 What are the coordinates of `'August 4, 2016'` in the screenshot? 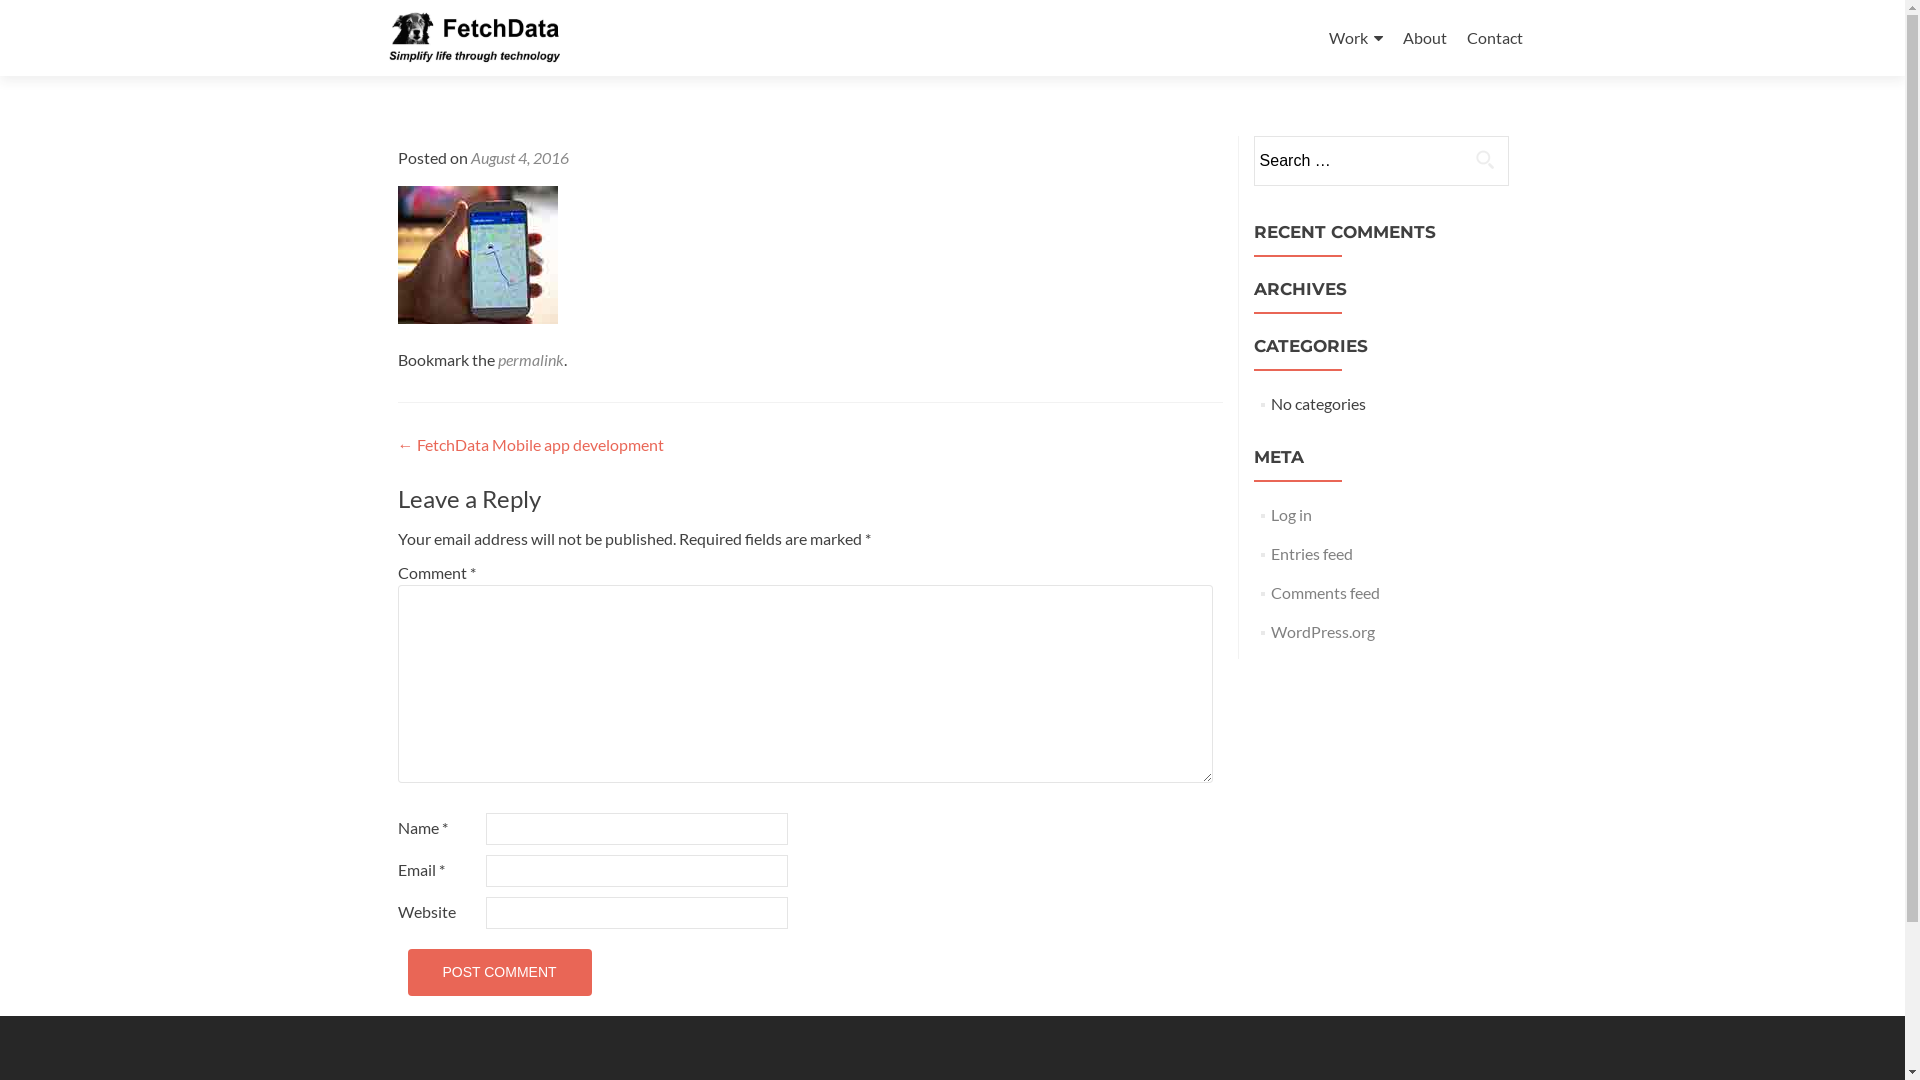 It's located at (518, 156).